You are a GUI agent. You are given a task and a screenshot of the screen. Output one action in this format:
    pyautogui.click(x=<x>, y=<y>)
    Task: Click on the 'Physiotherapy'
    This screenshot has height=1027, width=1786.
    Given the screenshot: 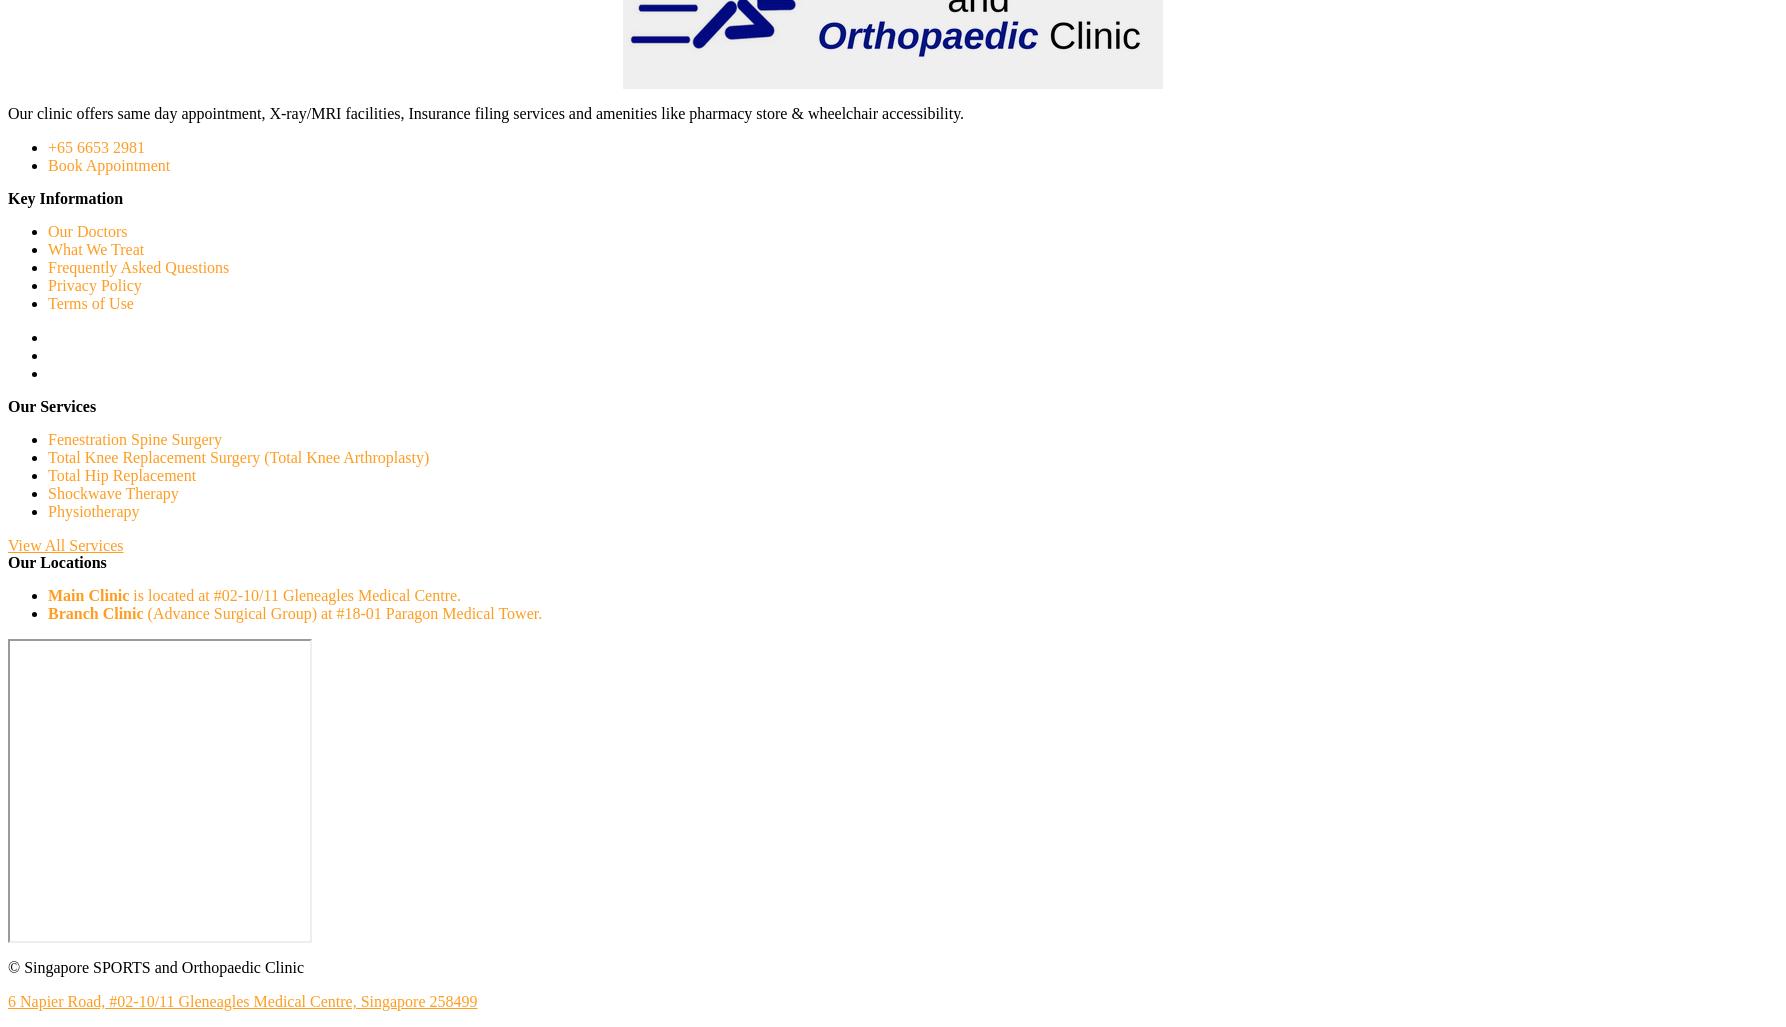 What is the action you would take?
    pyautogui.click(x=48, y=511)
    